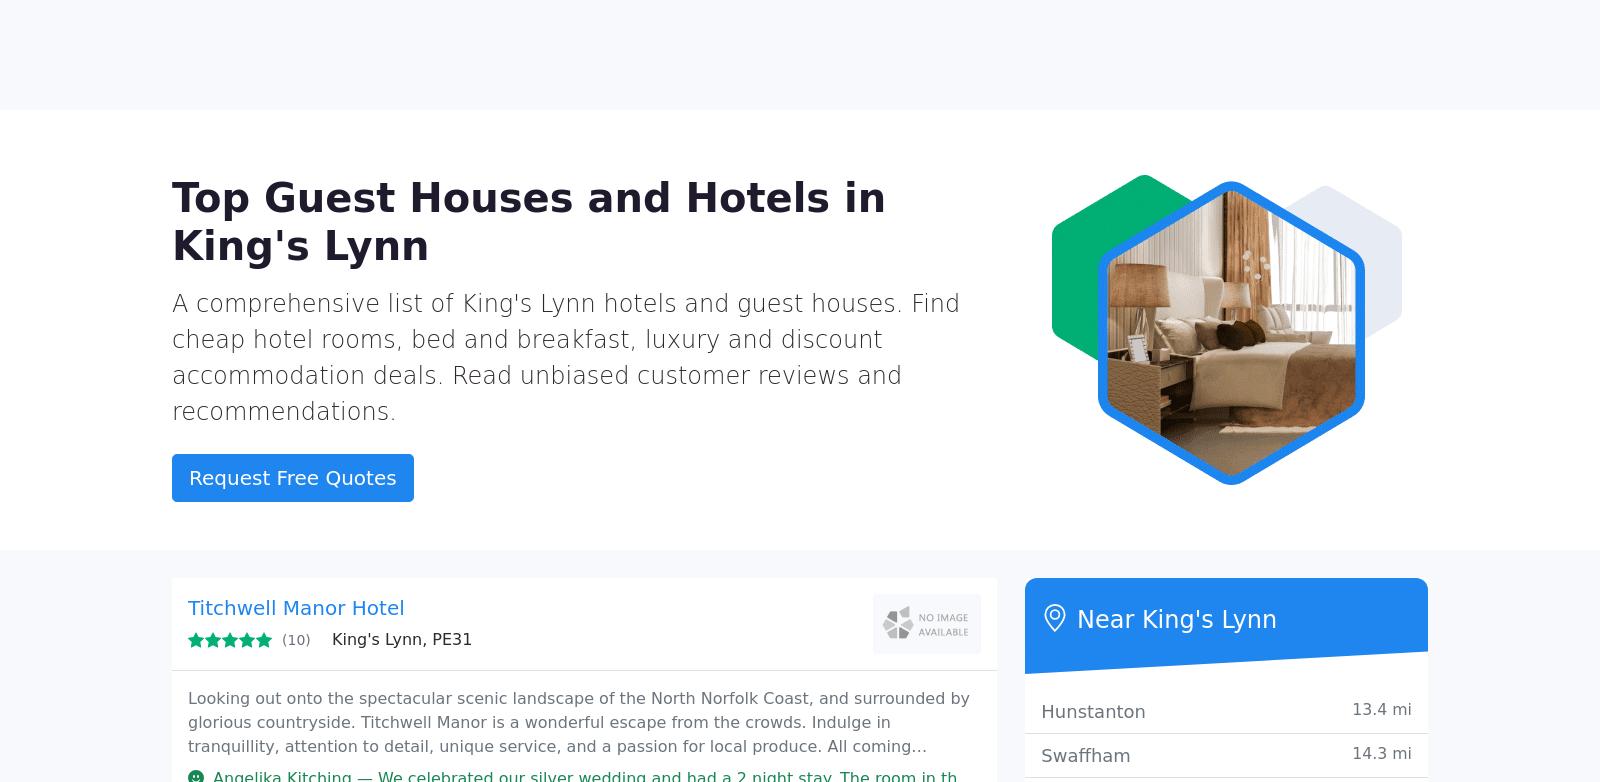 Image resolution: width=1600 pixels, height=782 pixels. I want to click on 'Sign In', so click(1395, 29).